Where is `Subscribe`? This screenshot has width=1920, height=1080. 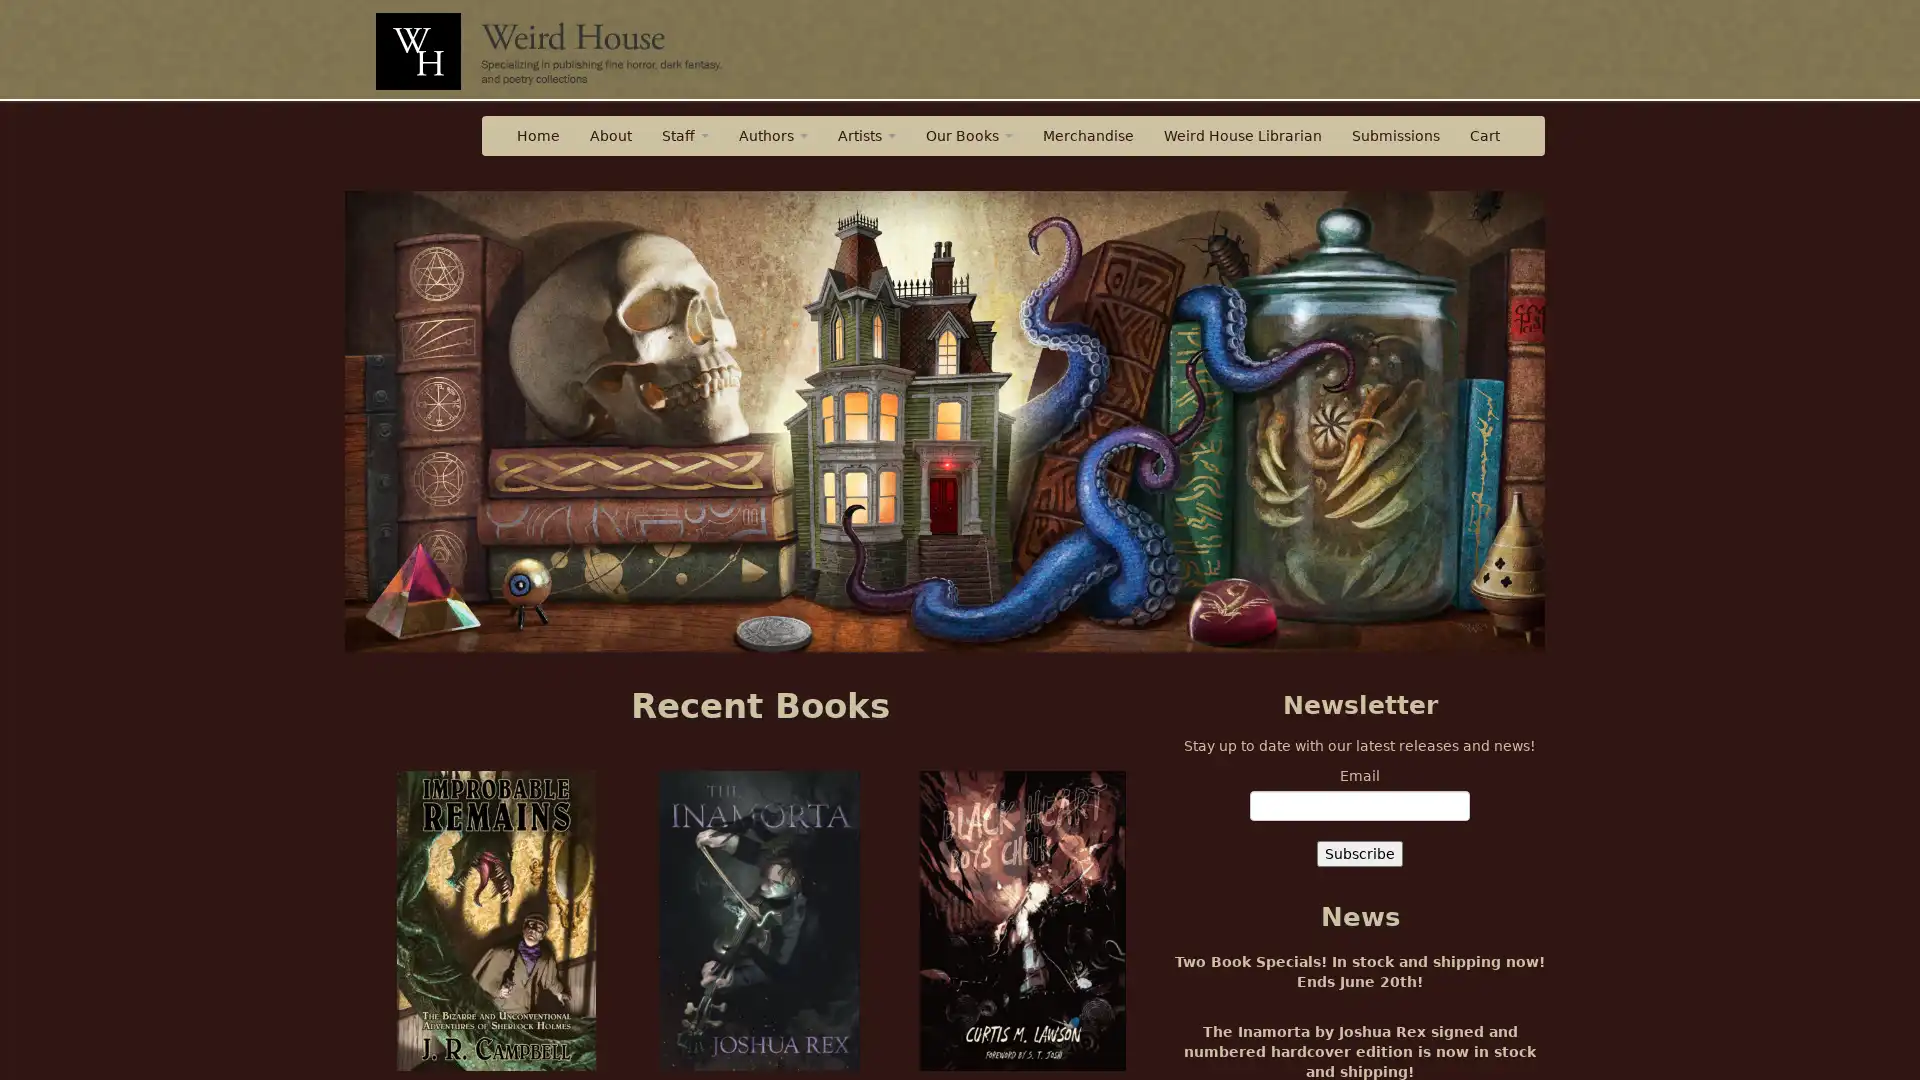 Subscribe is located at coordinates (1359, 853).